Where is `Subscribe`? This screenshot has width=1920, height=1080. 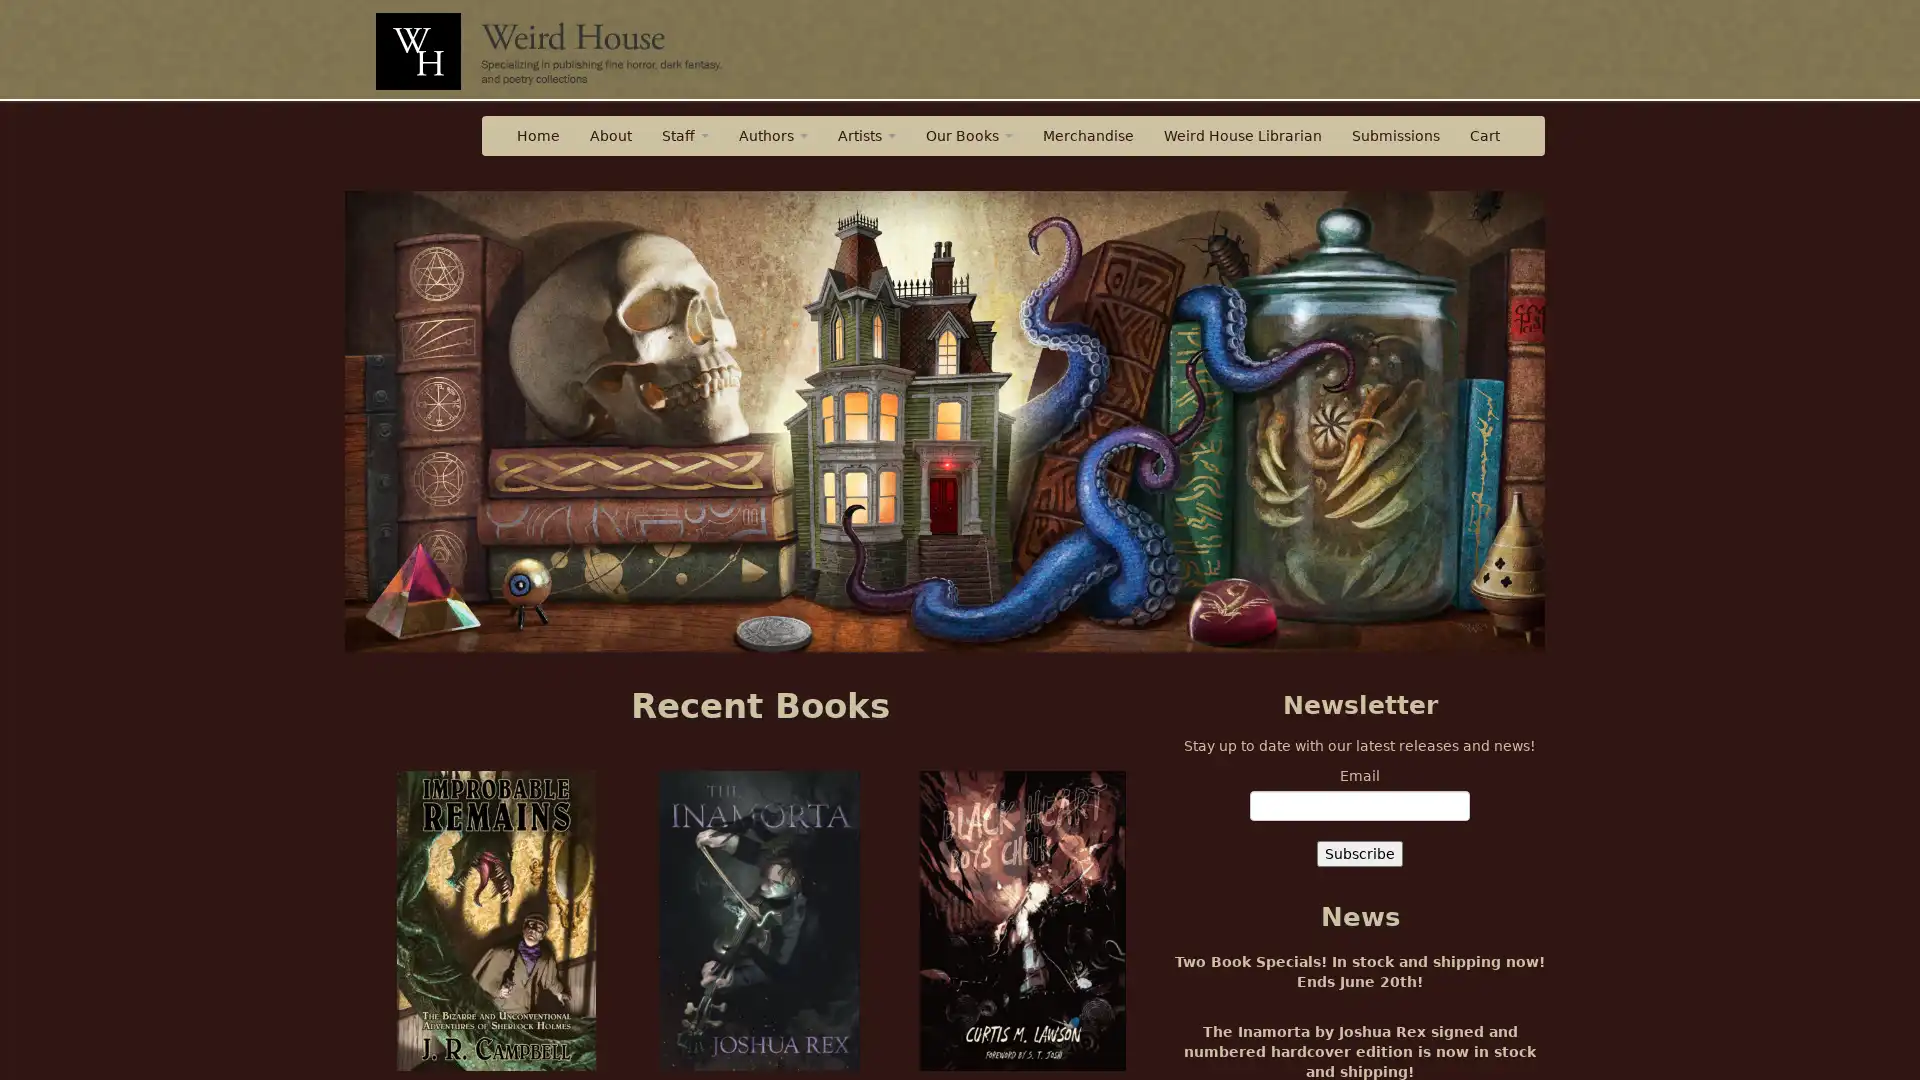 Subscribe is located at coordinates (1359, 853).